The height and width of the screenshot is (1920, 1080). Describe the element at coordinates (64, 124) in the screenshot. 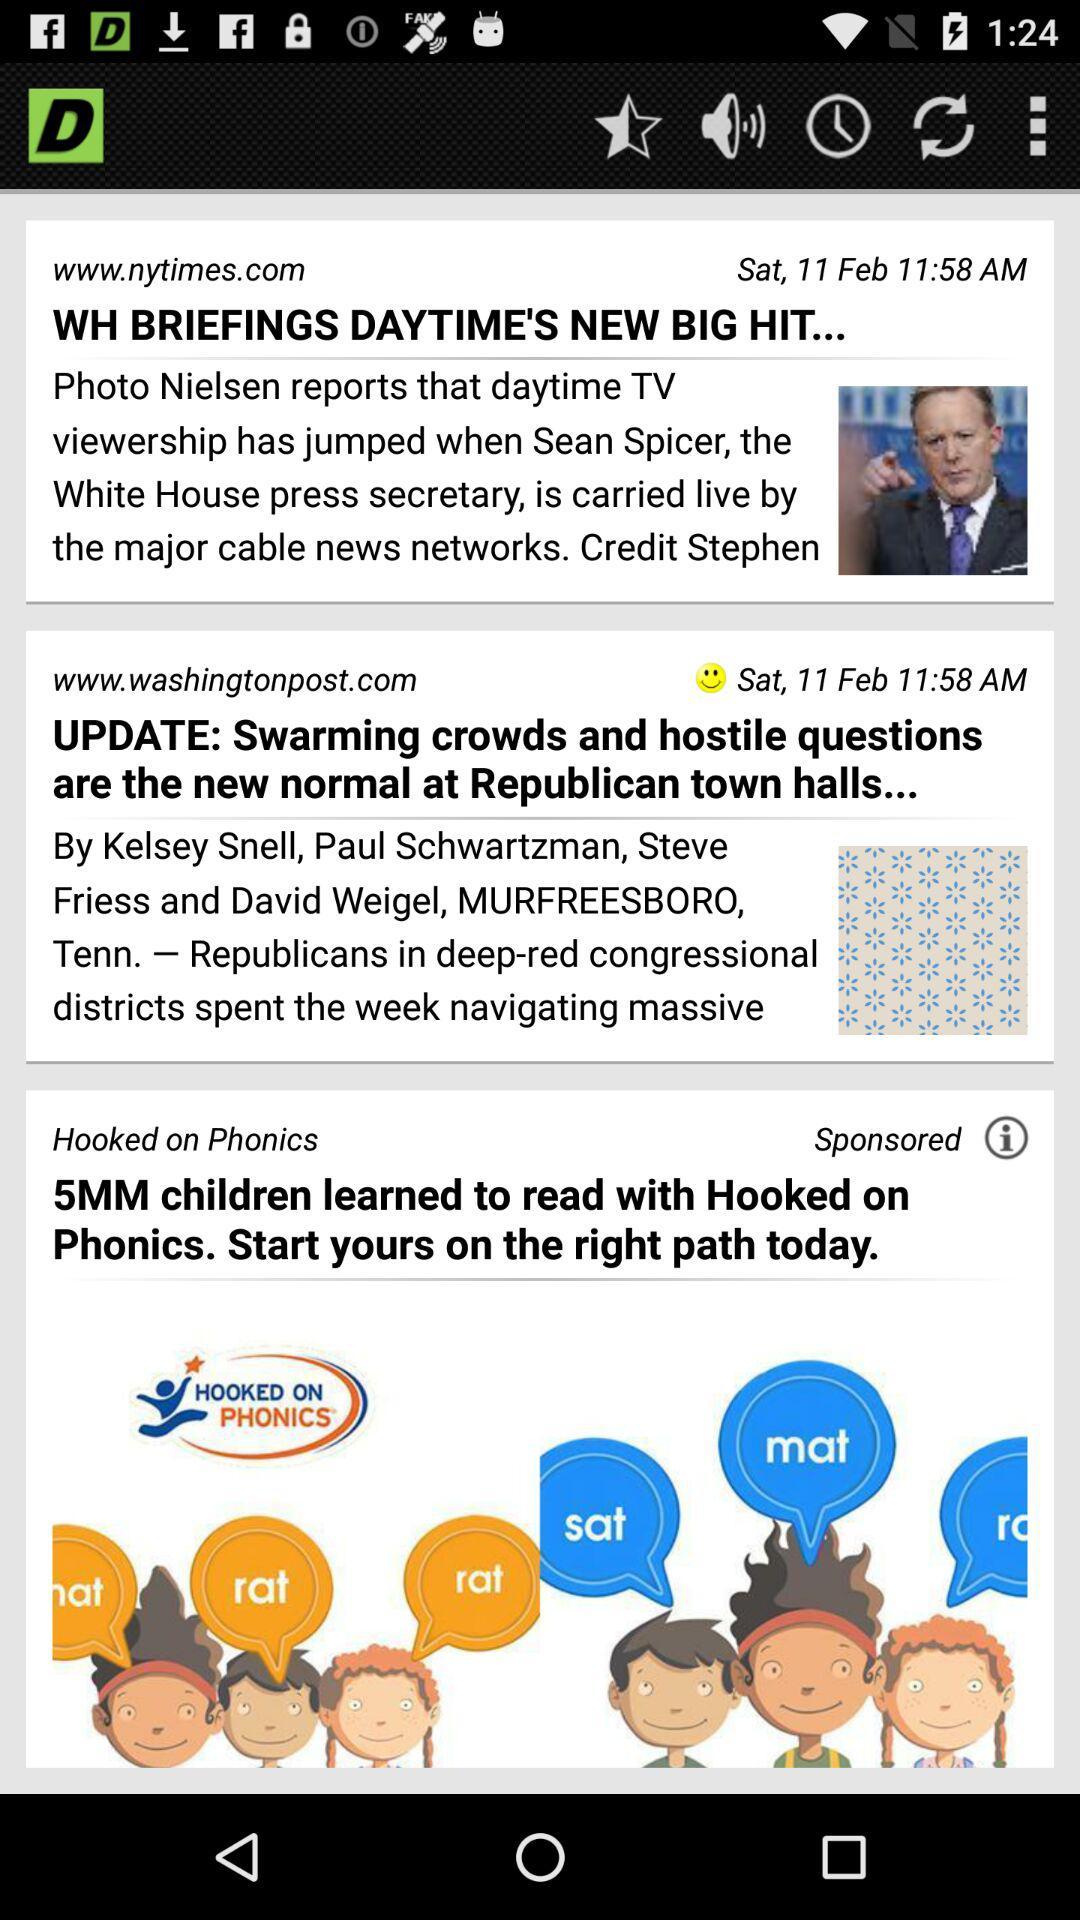

I see `visit homepage` at that location.